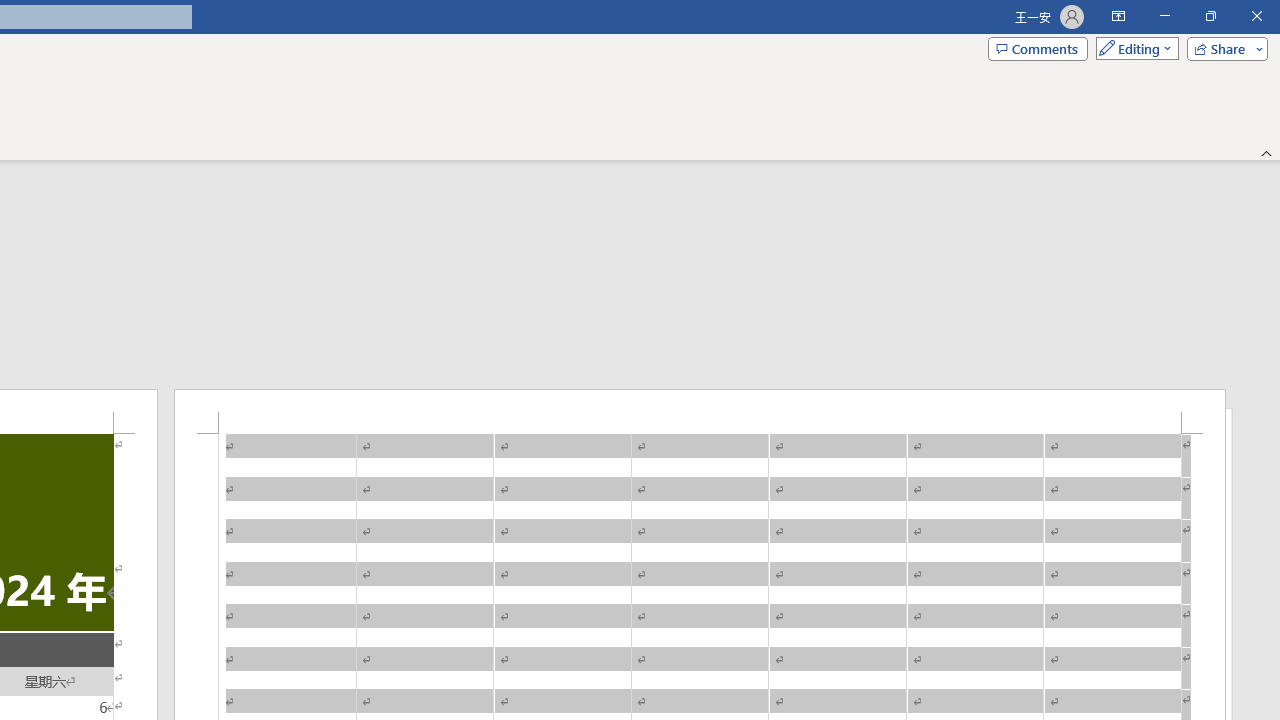 This screenshot has height=720, width=1280. I want to click on 'Share', so click(1222, 47).